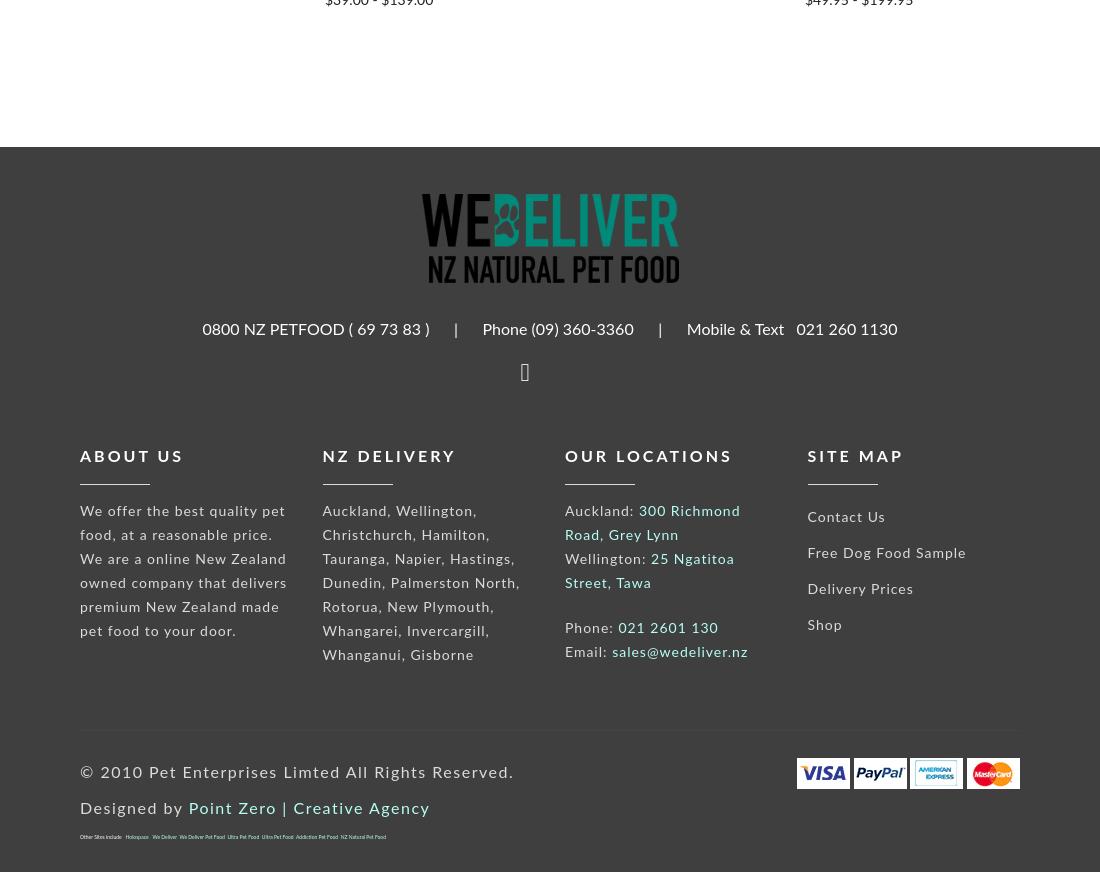  Describe the element at coordinates (648, 456) in the screenshot. I see `'Our Locations'` at that location.